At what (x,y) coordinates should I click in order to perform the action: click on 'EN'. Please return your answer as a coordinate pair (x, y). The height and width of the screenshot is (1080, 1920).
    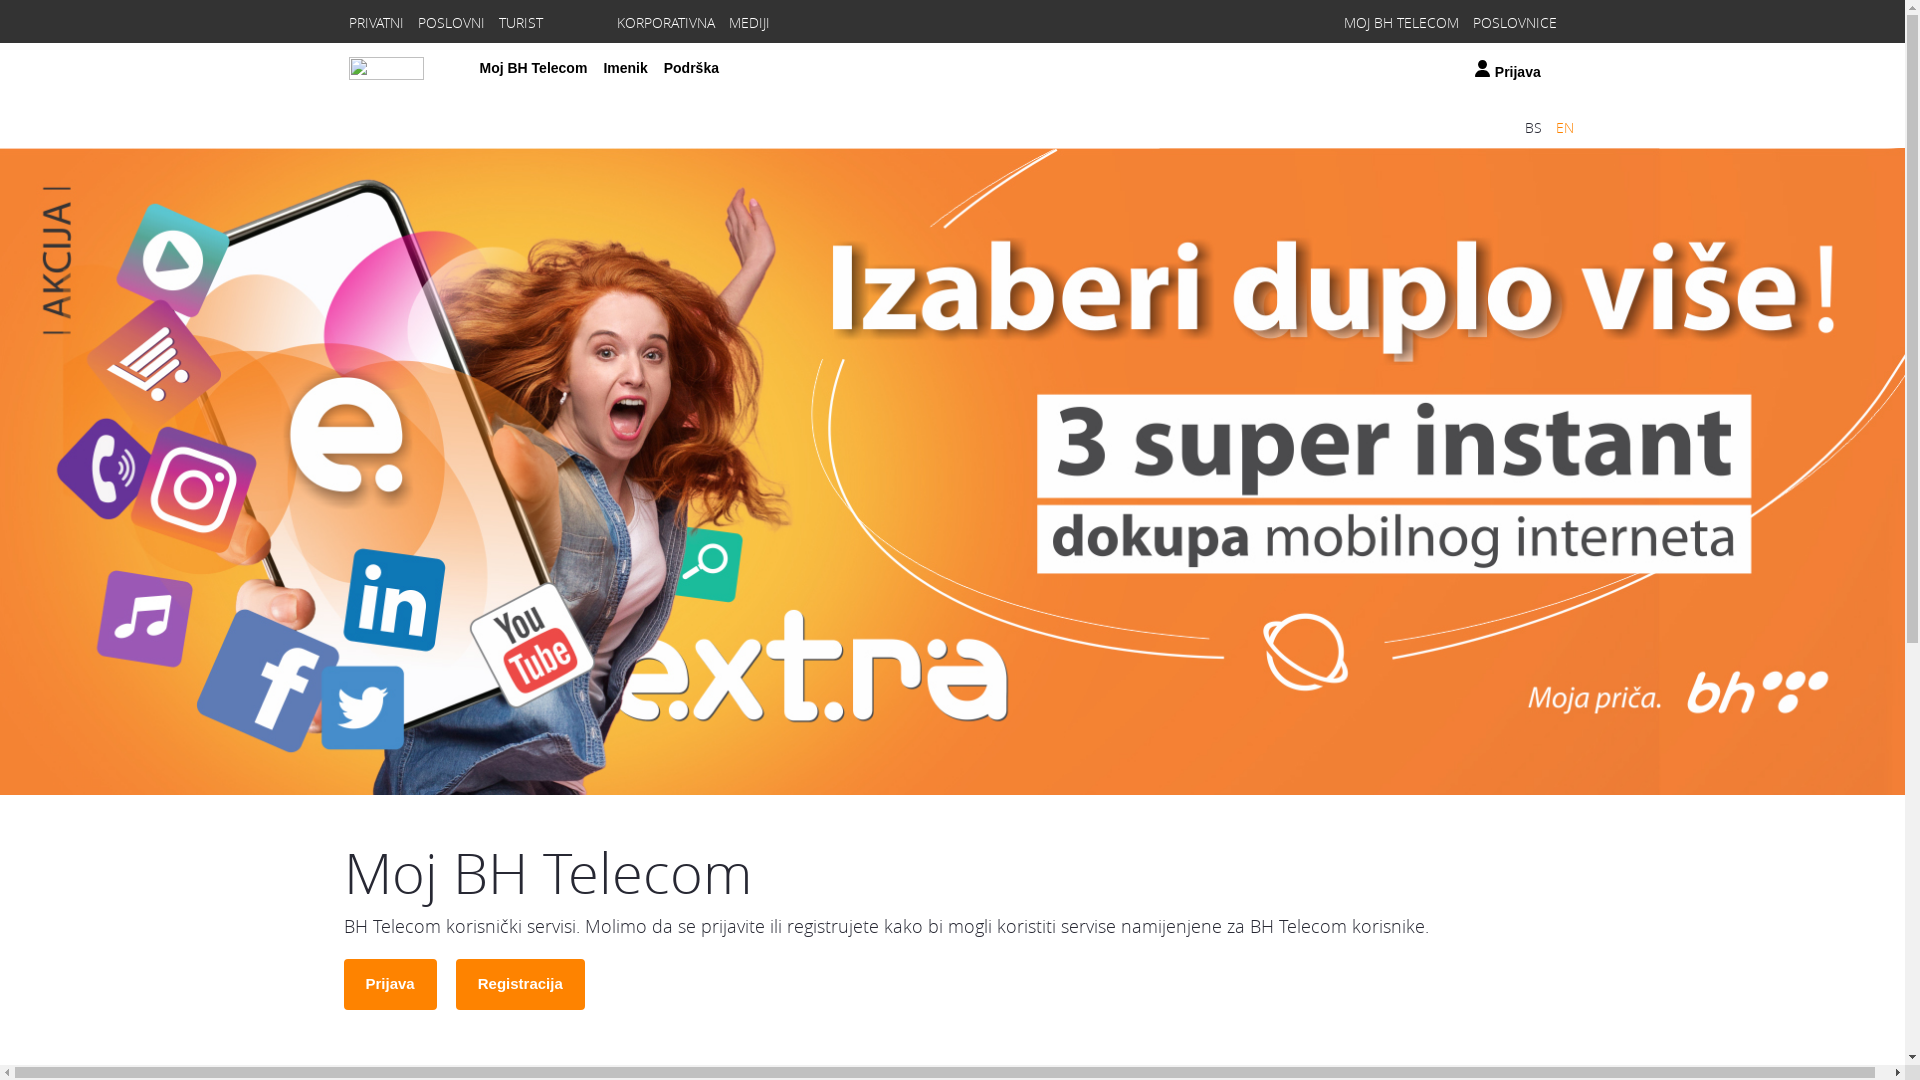
    Looking at the image, I should click on (1563, 127).